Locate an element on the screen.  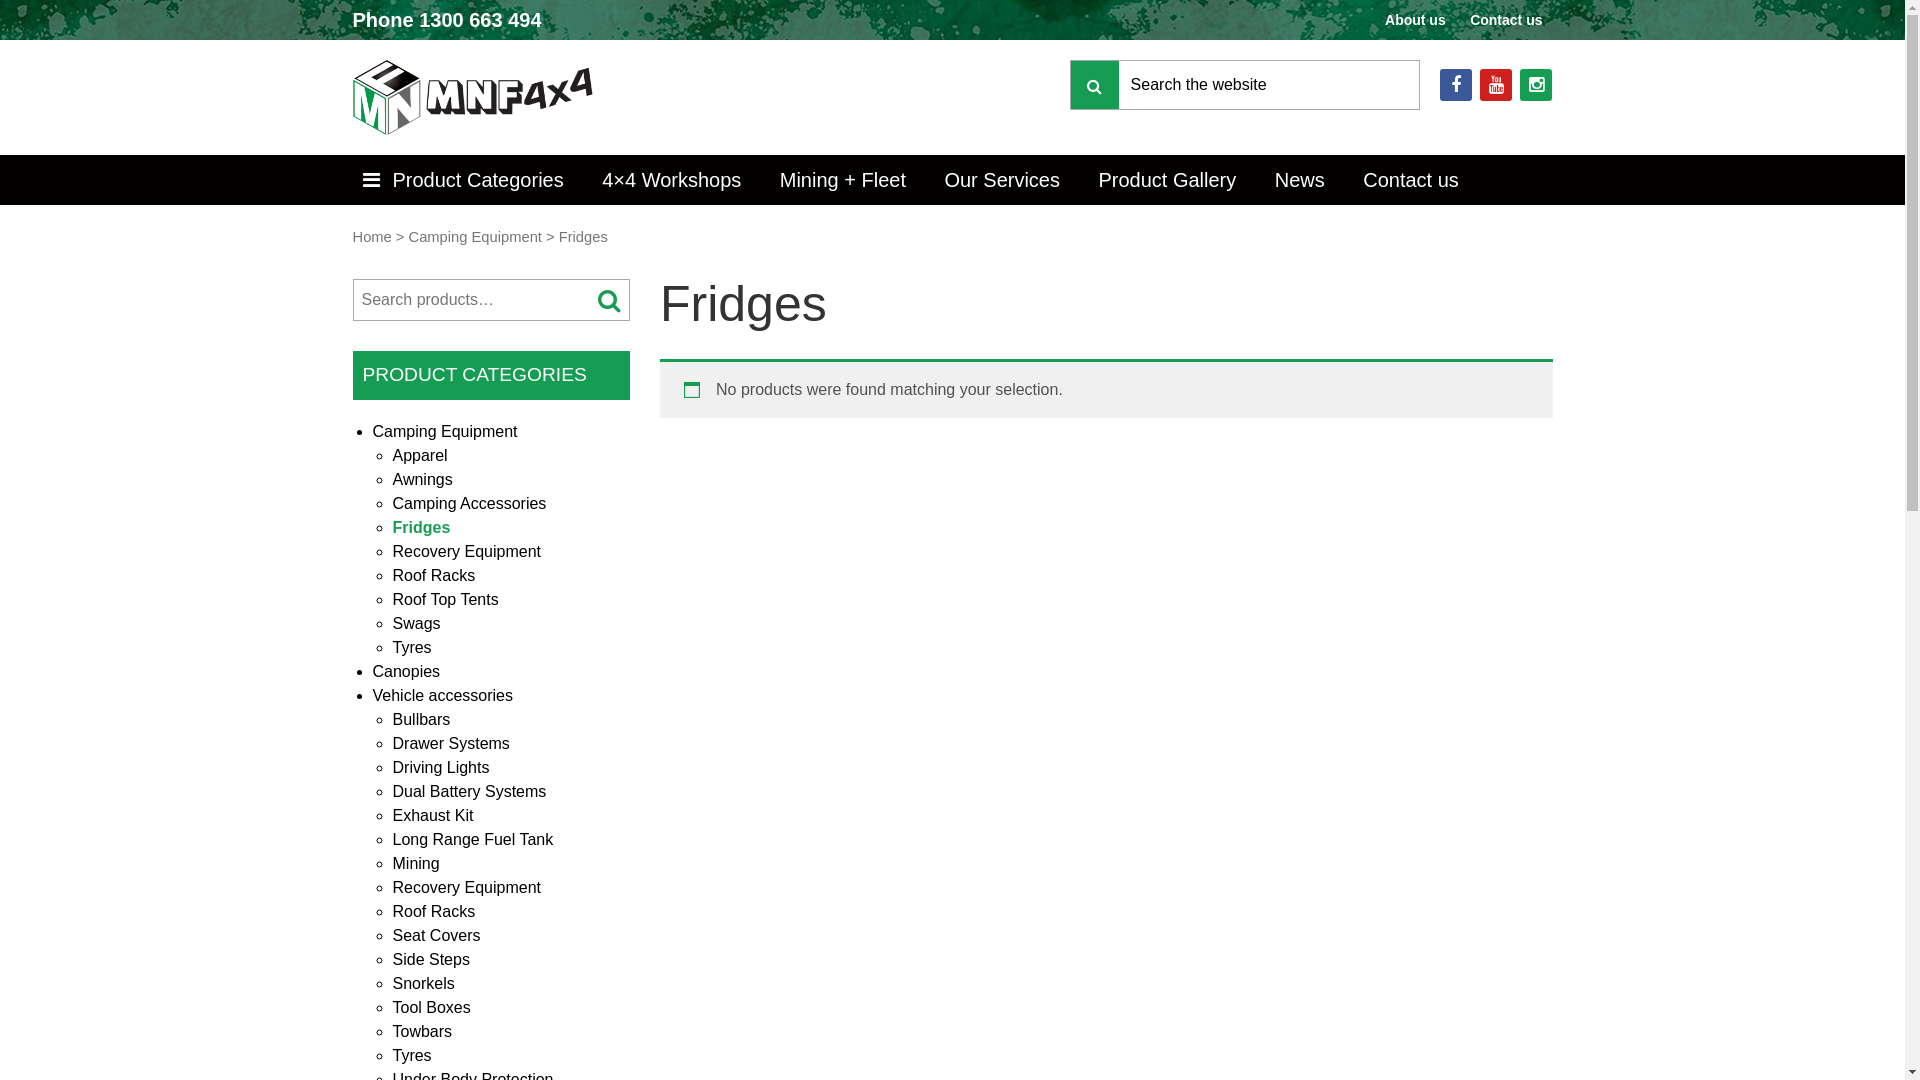
'Instagram' is located at coordinates (1535, 83).